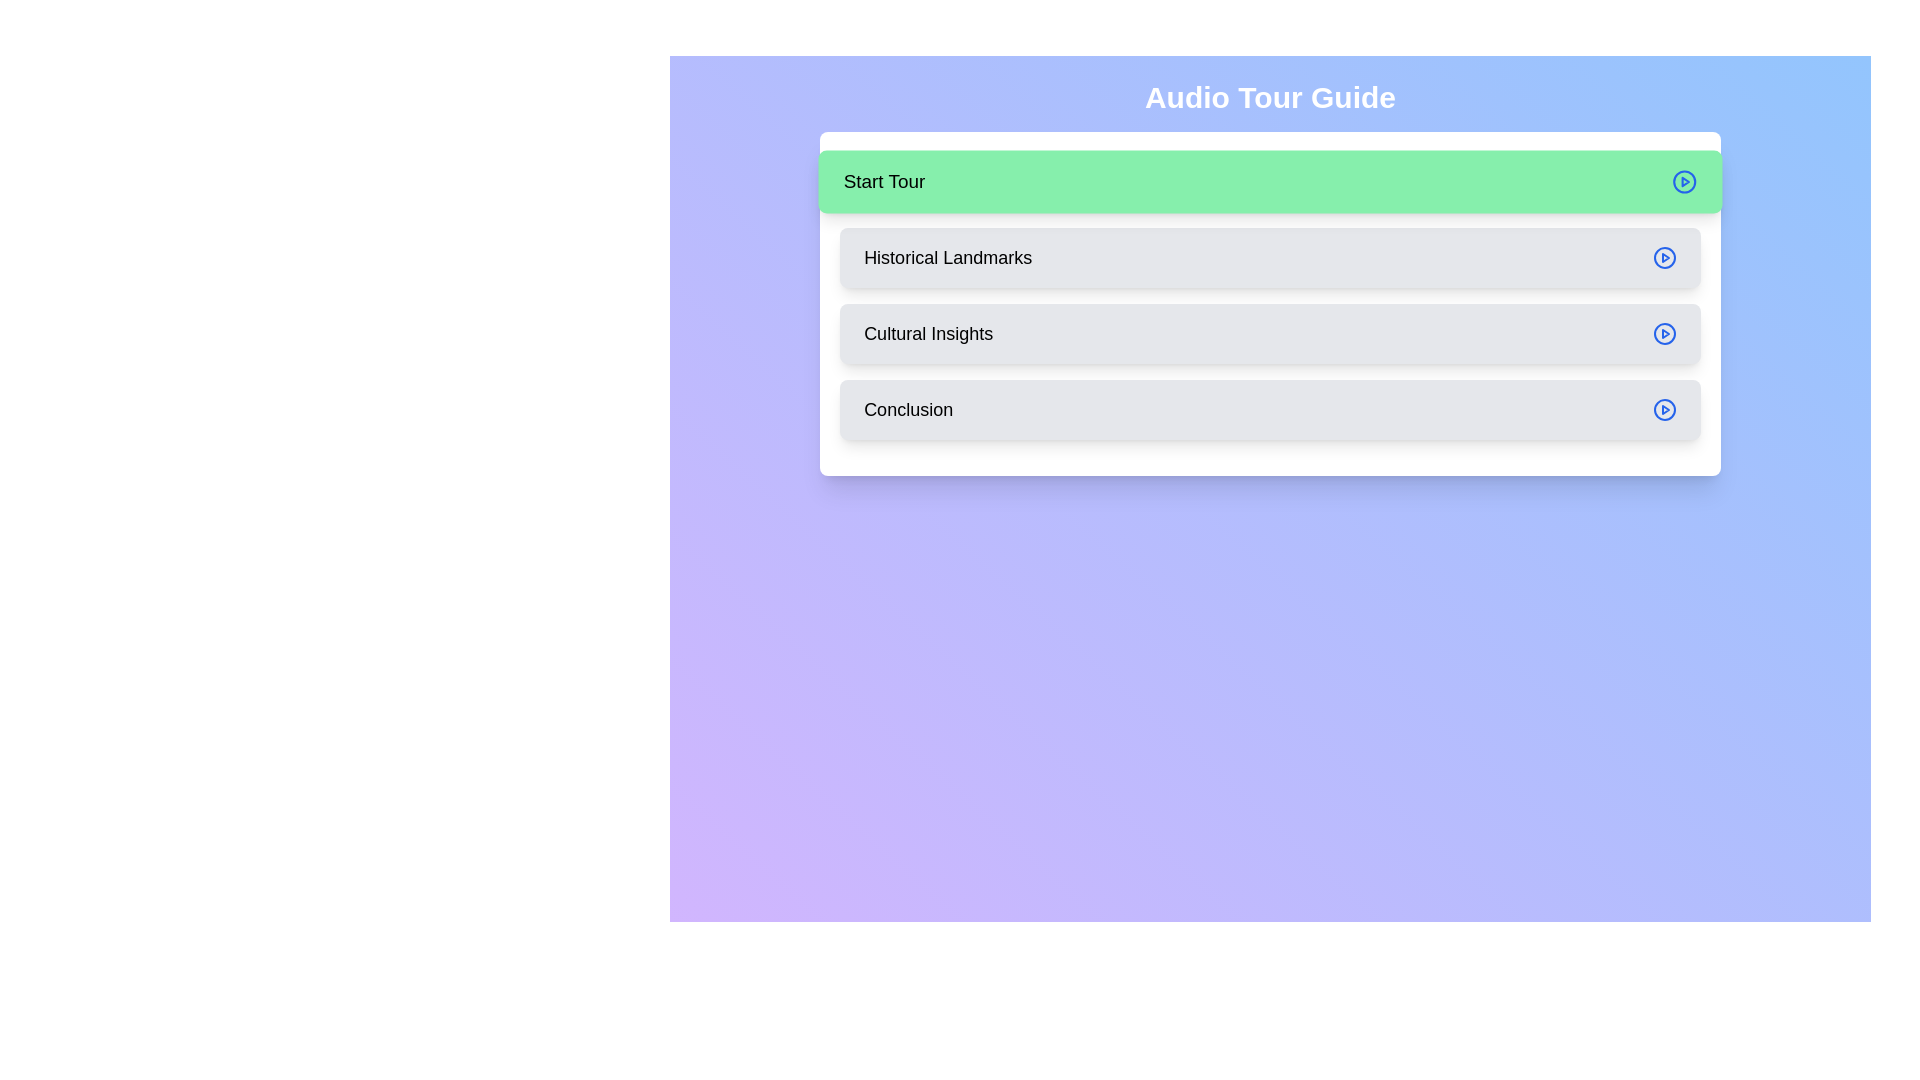 This screenshot has width=1920, height=1080. What do you see at coordinates (1664, 333) in the screenshot?
I see `the play button associated with the Cultural Insights step to play its audio` at bounding box center [1664, 333].